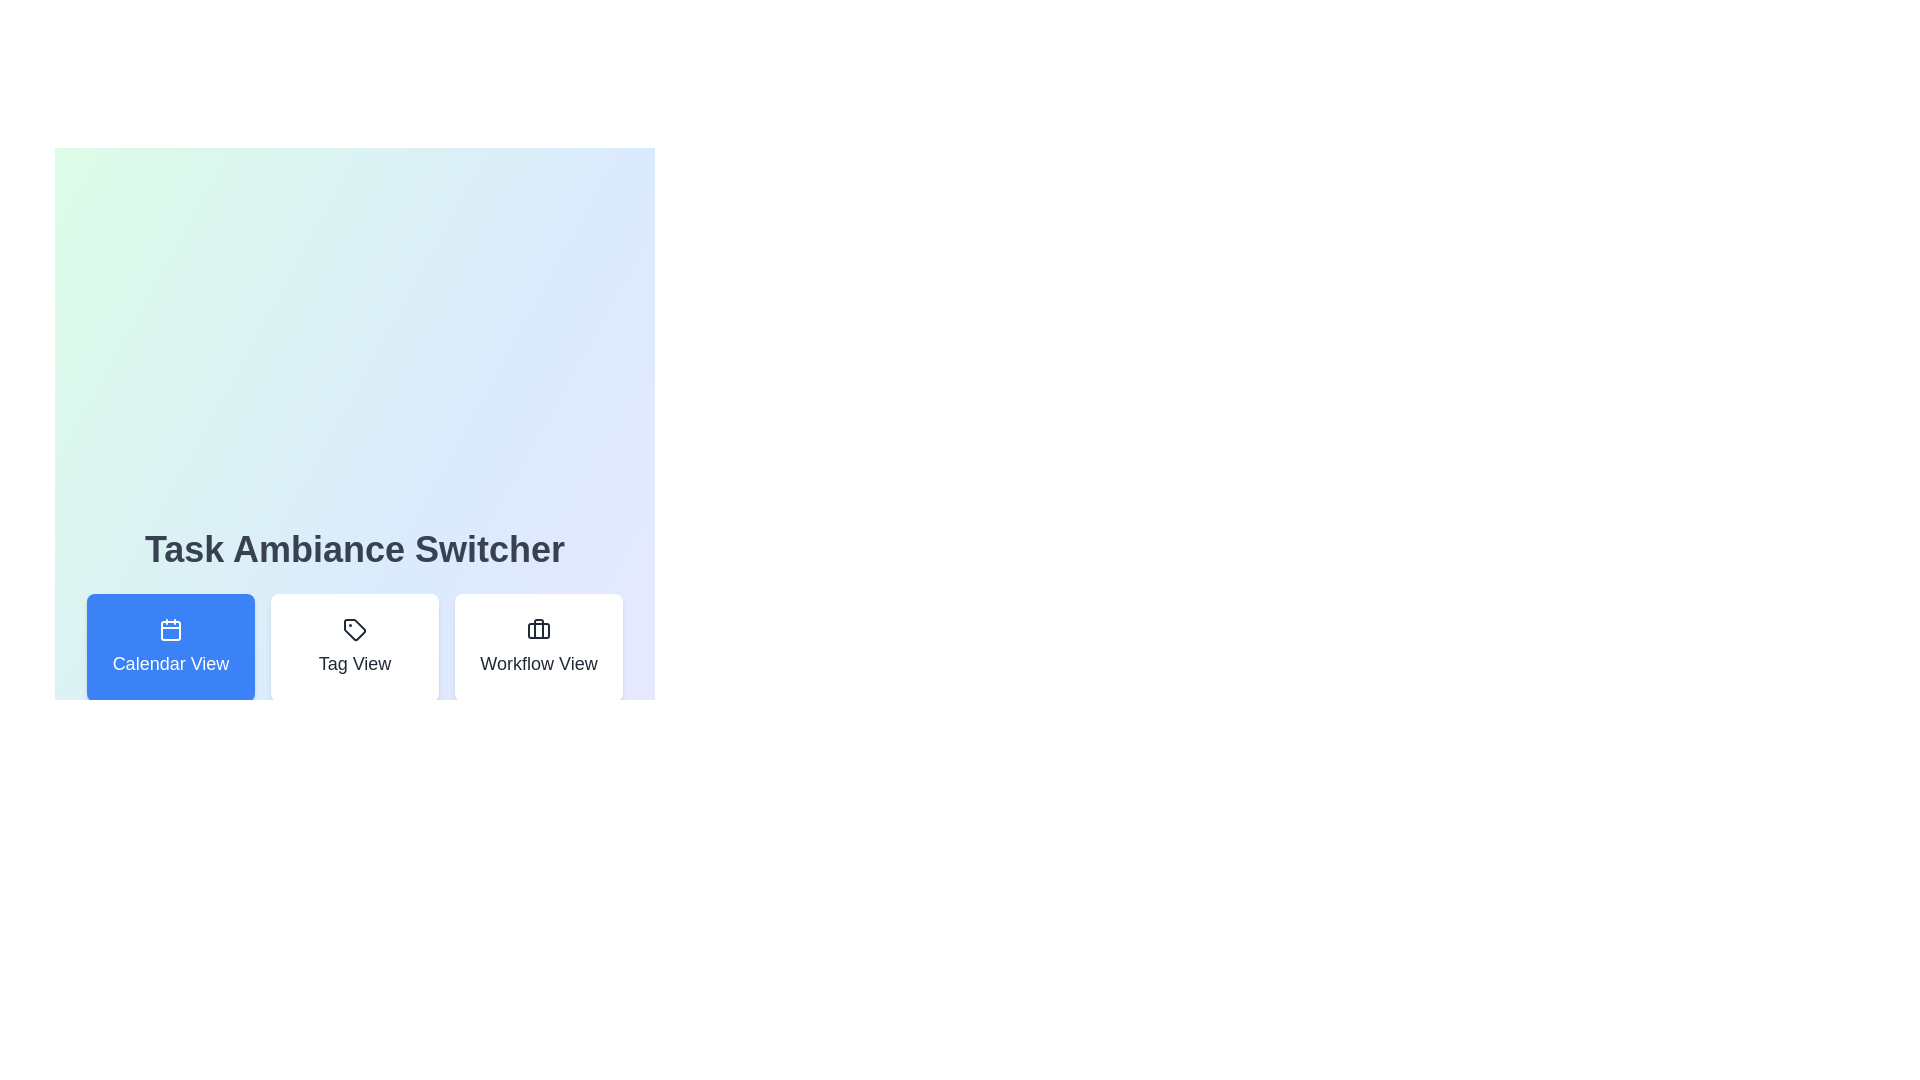 The image size is (1920, 1080). I want to click on the 'Calendar View' icon located in the top-left quadrant of the interface, so click(171, 628).